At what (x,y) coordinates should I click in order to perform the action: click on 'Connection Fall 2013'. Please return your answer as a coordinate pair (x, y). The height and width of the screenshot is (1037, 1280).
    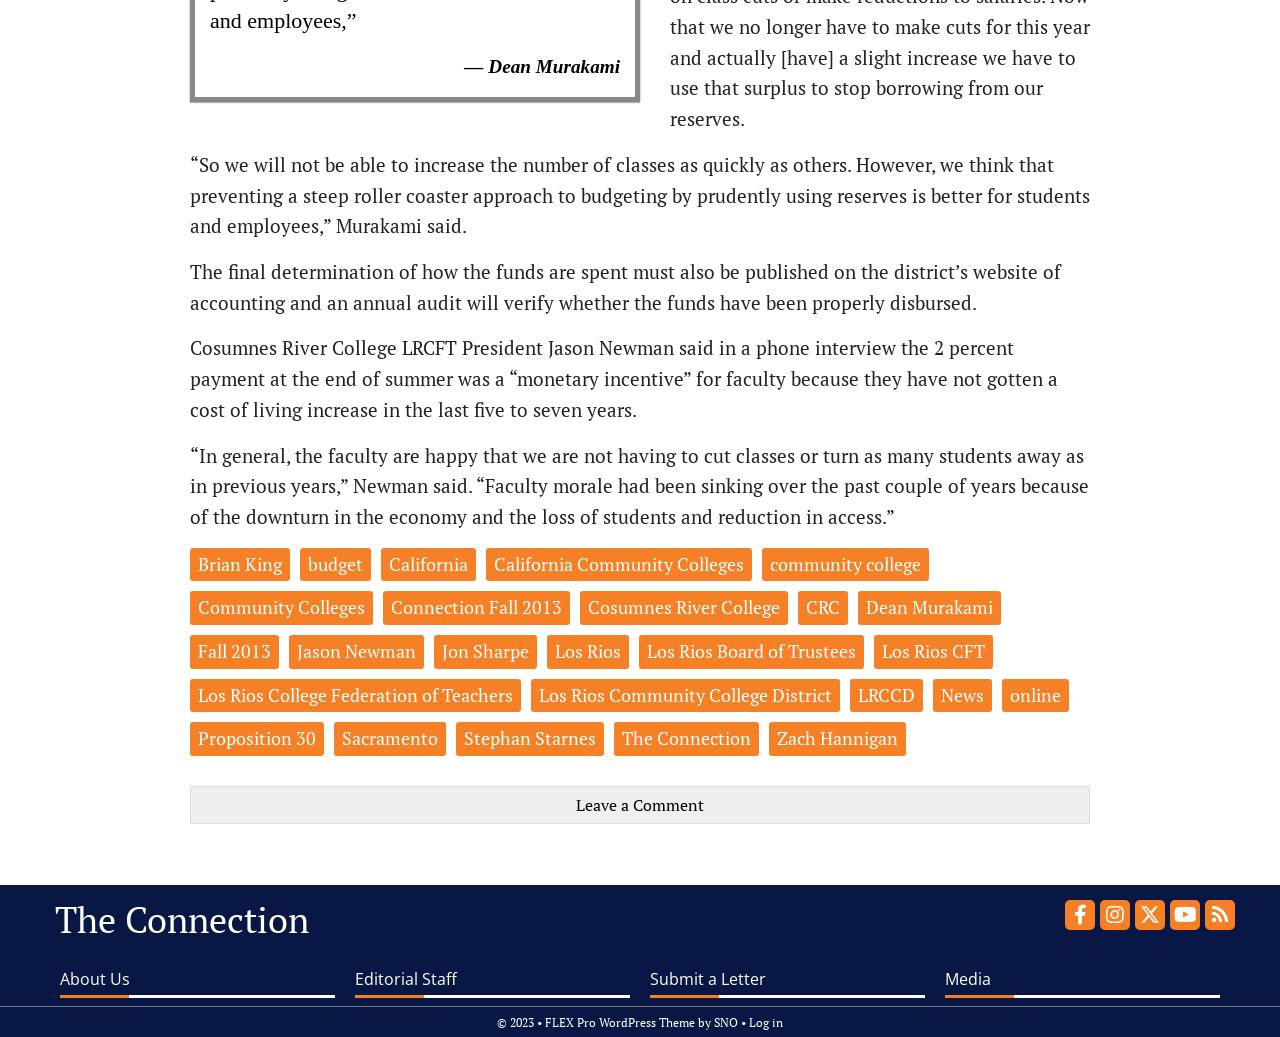
    Looking at the image, I should click on (475, 606).